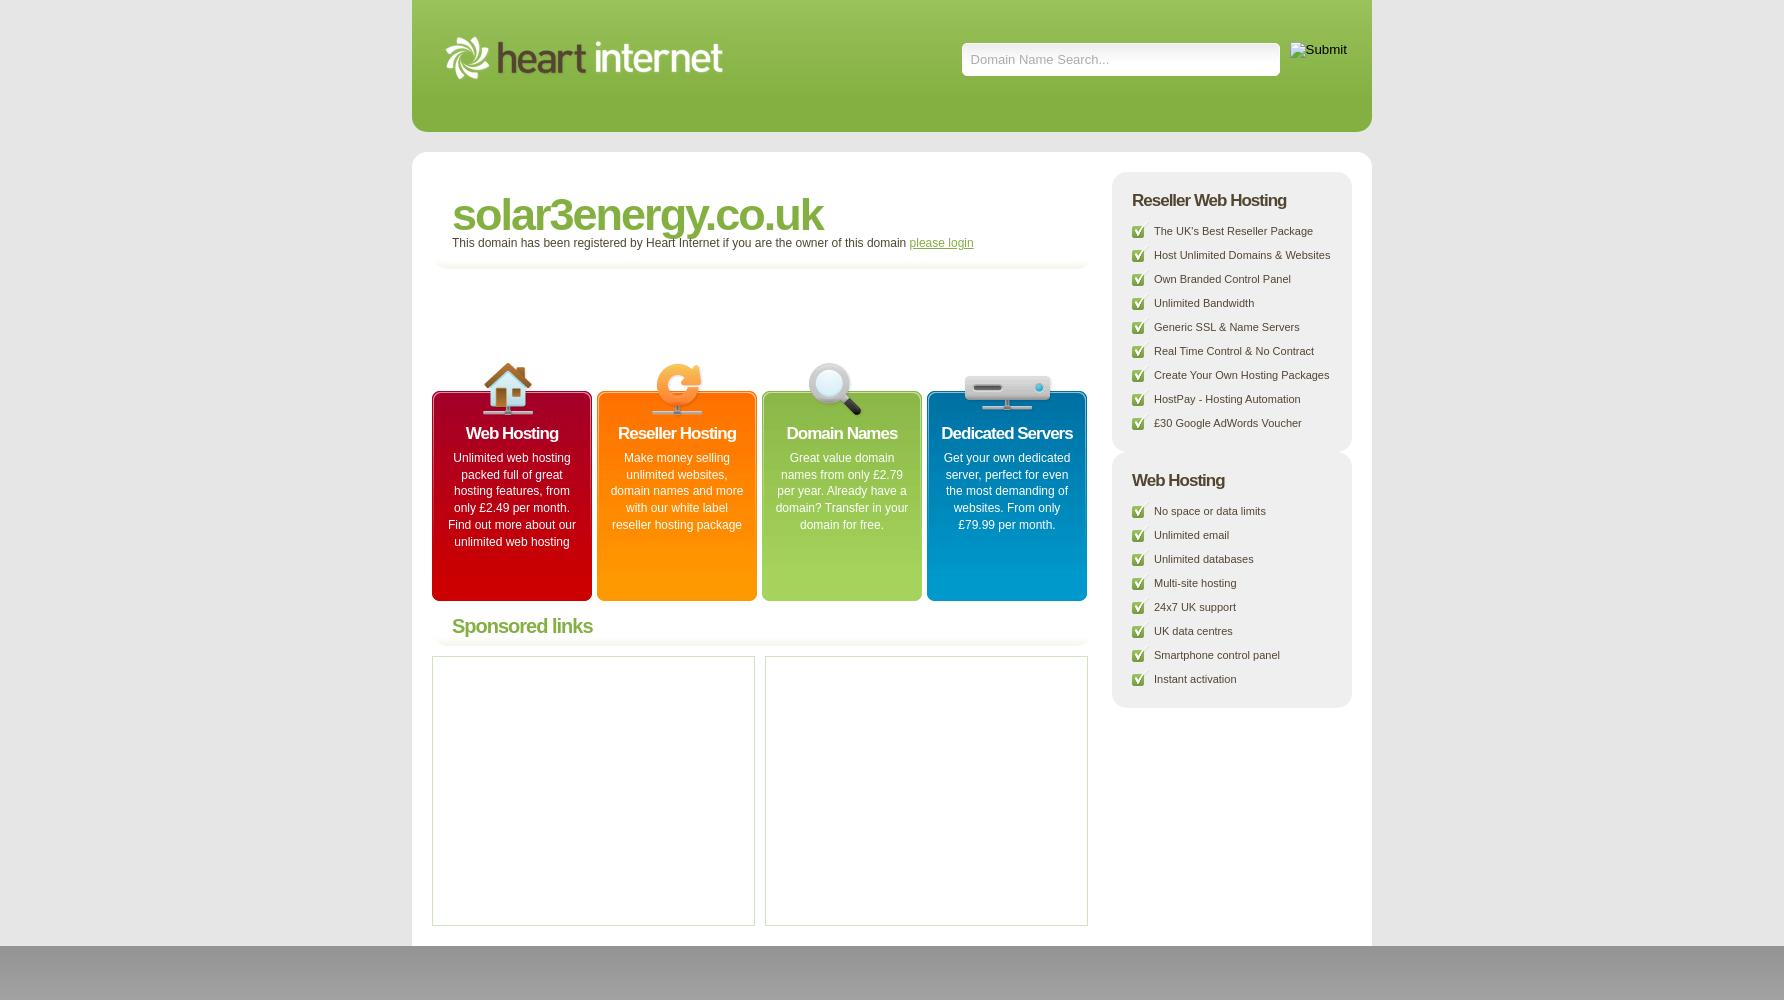  I want to click on 'Dedicated Servers', so click(1005, 433).